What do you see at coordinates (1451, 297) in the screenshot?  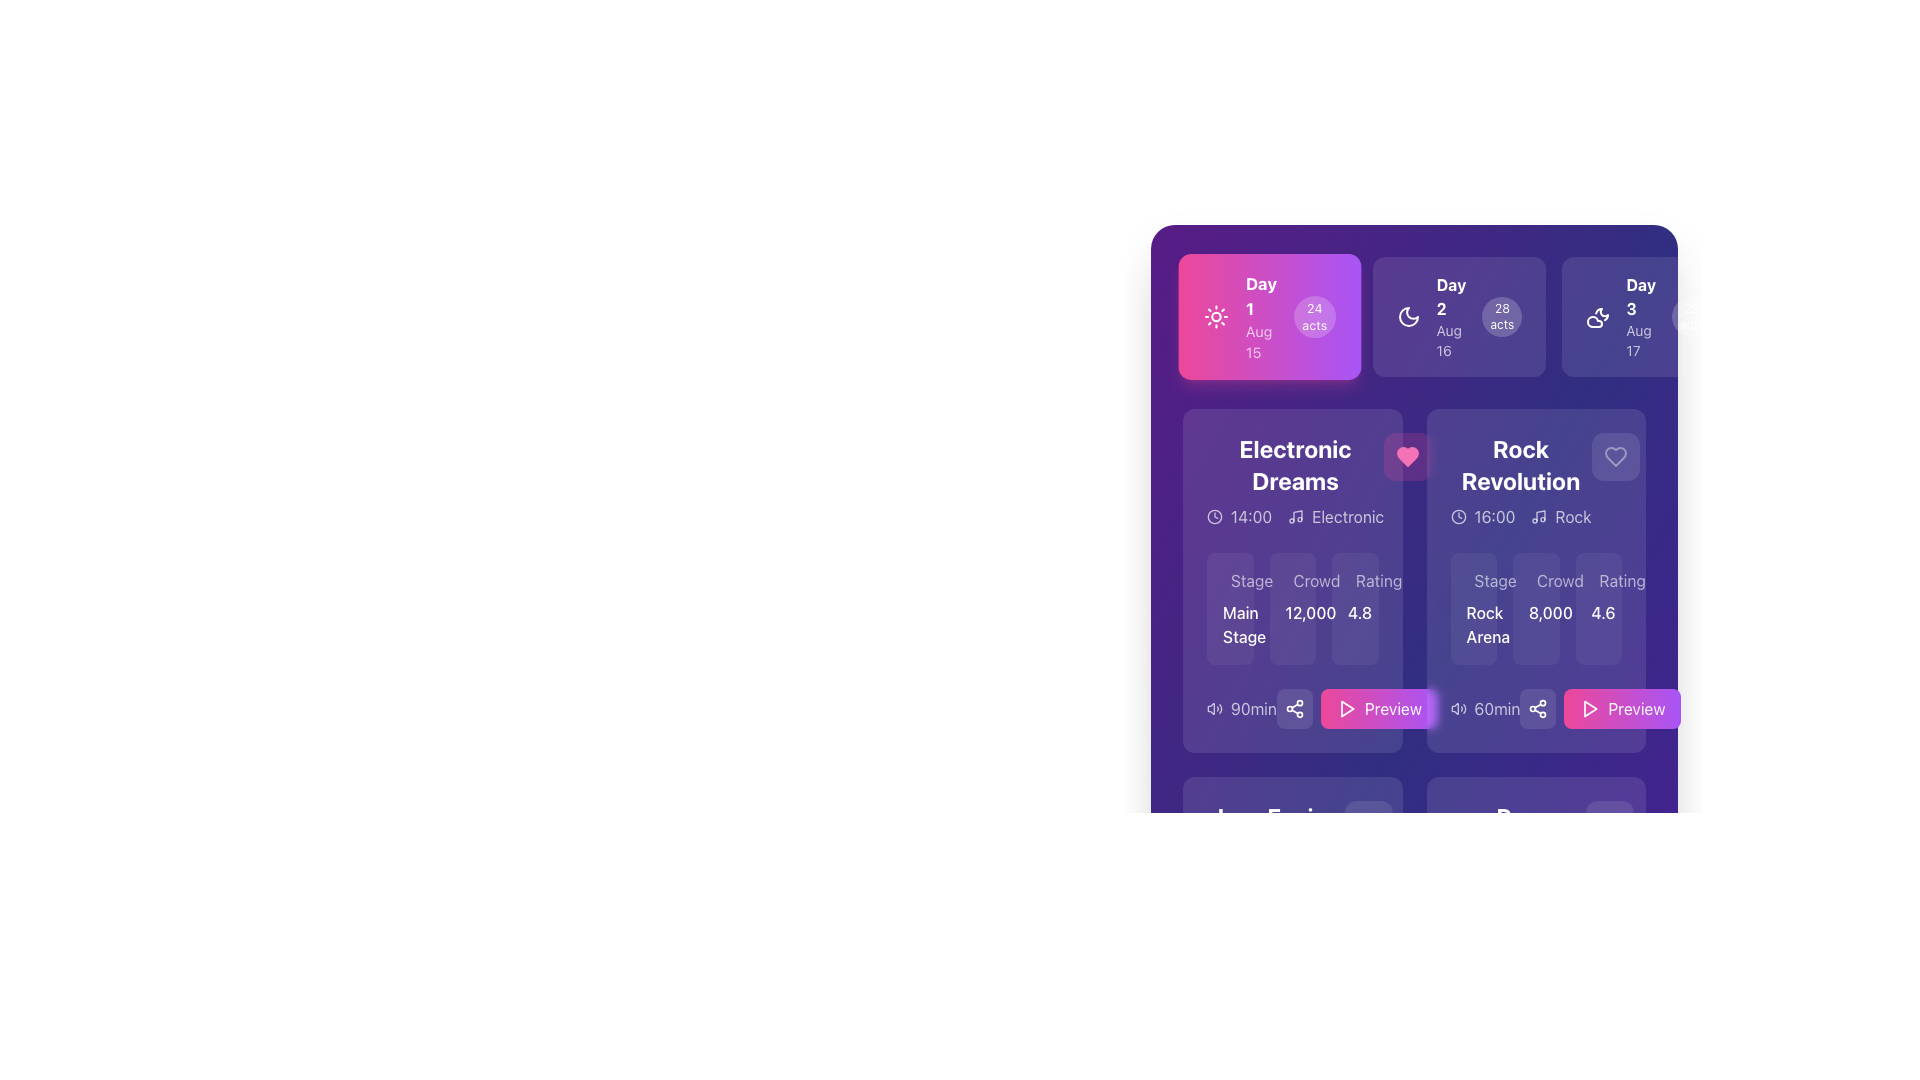 I see `text content of the Text Label indicating 'Day 2', which is part of the top horizontal navigation bar in the second slot from the left` at bounding box center [1451, 297].